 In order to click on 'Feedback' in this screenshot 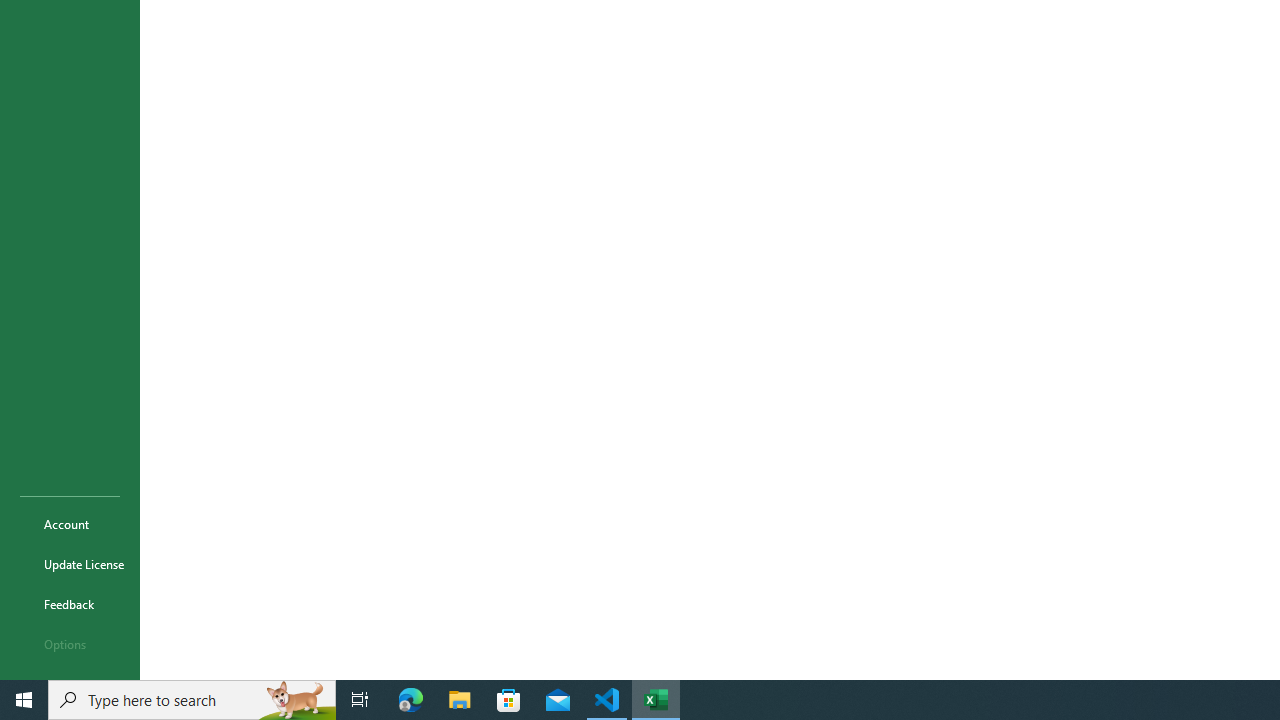, I will do `click(69, 603)`.